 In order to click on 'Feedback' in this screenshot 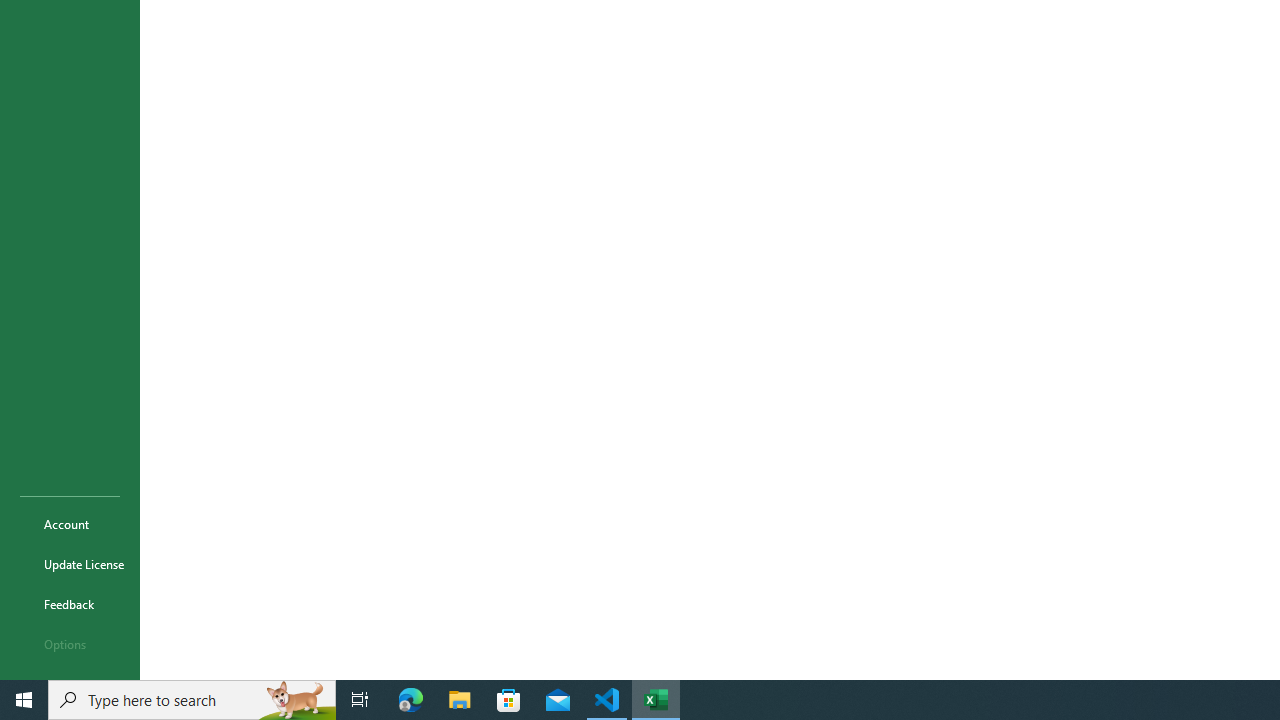, I will do `click(69, 603)`.